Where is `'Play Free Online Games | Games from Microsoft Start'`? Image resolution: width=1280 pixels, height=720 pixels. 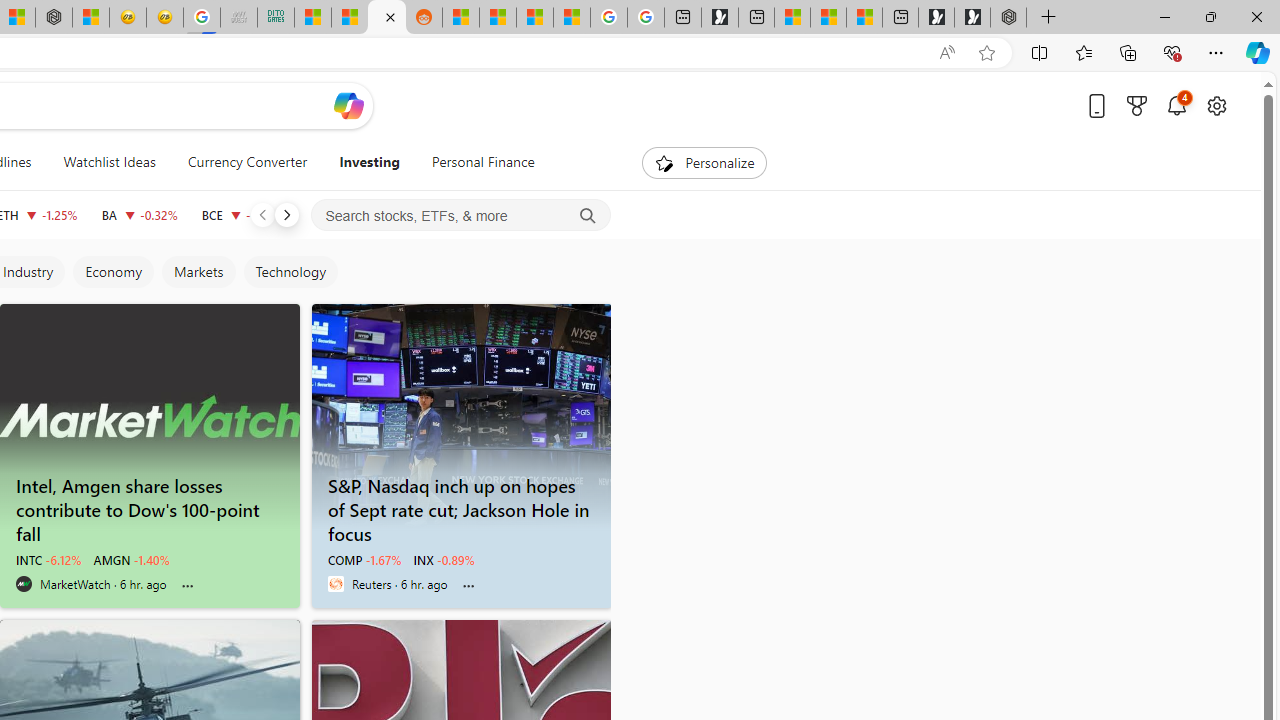 'Play Free Online Games | Games from Microsoft Start' is located at coordinates (972, 17).